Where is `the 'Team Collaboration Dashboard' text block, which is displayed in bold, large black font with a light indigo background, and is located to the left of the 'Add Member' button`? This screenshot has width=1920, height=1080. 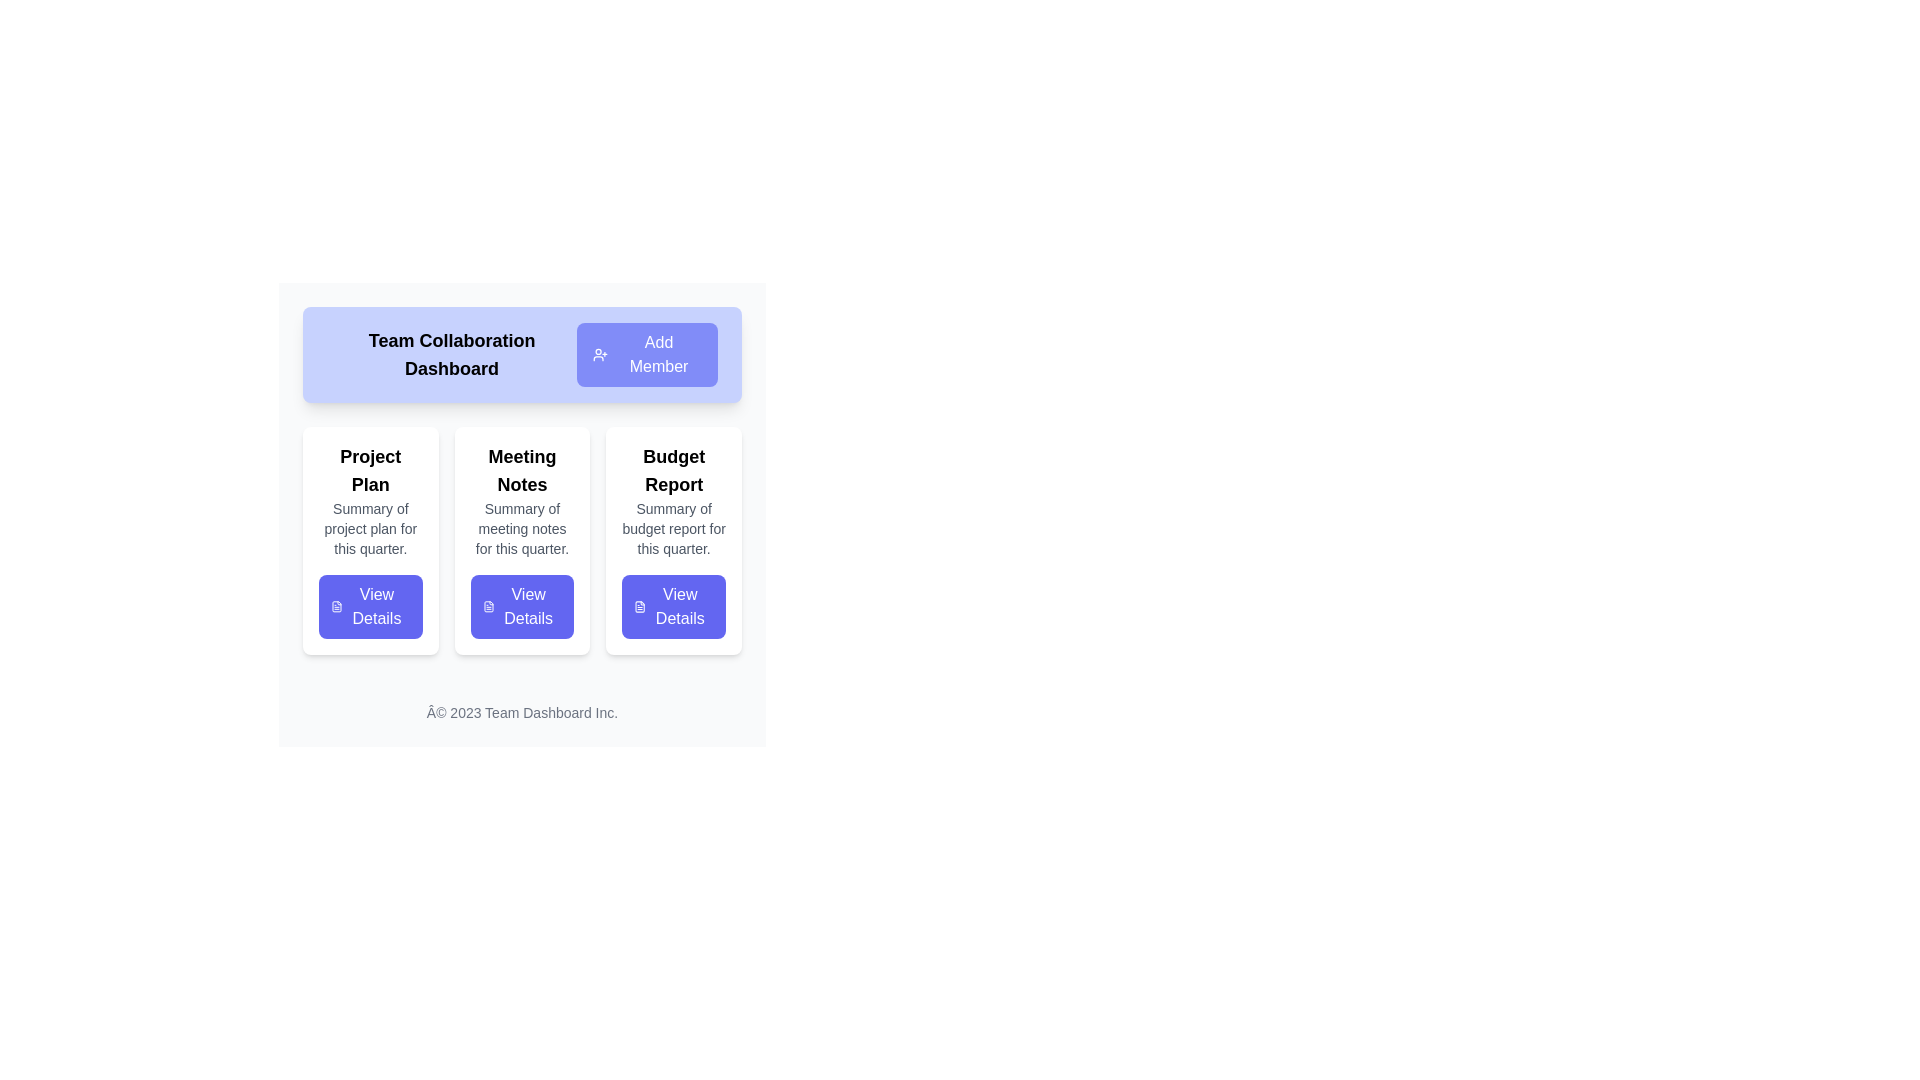 the 'Team Collaboration Dashboard' text block, which is displayed in bold, large black font with a light indigo background, and is located to the left of the 'Add Member' button is located at coordinates (451, 353).